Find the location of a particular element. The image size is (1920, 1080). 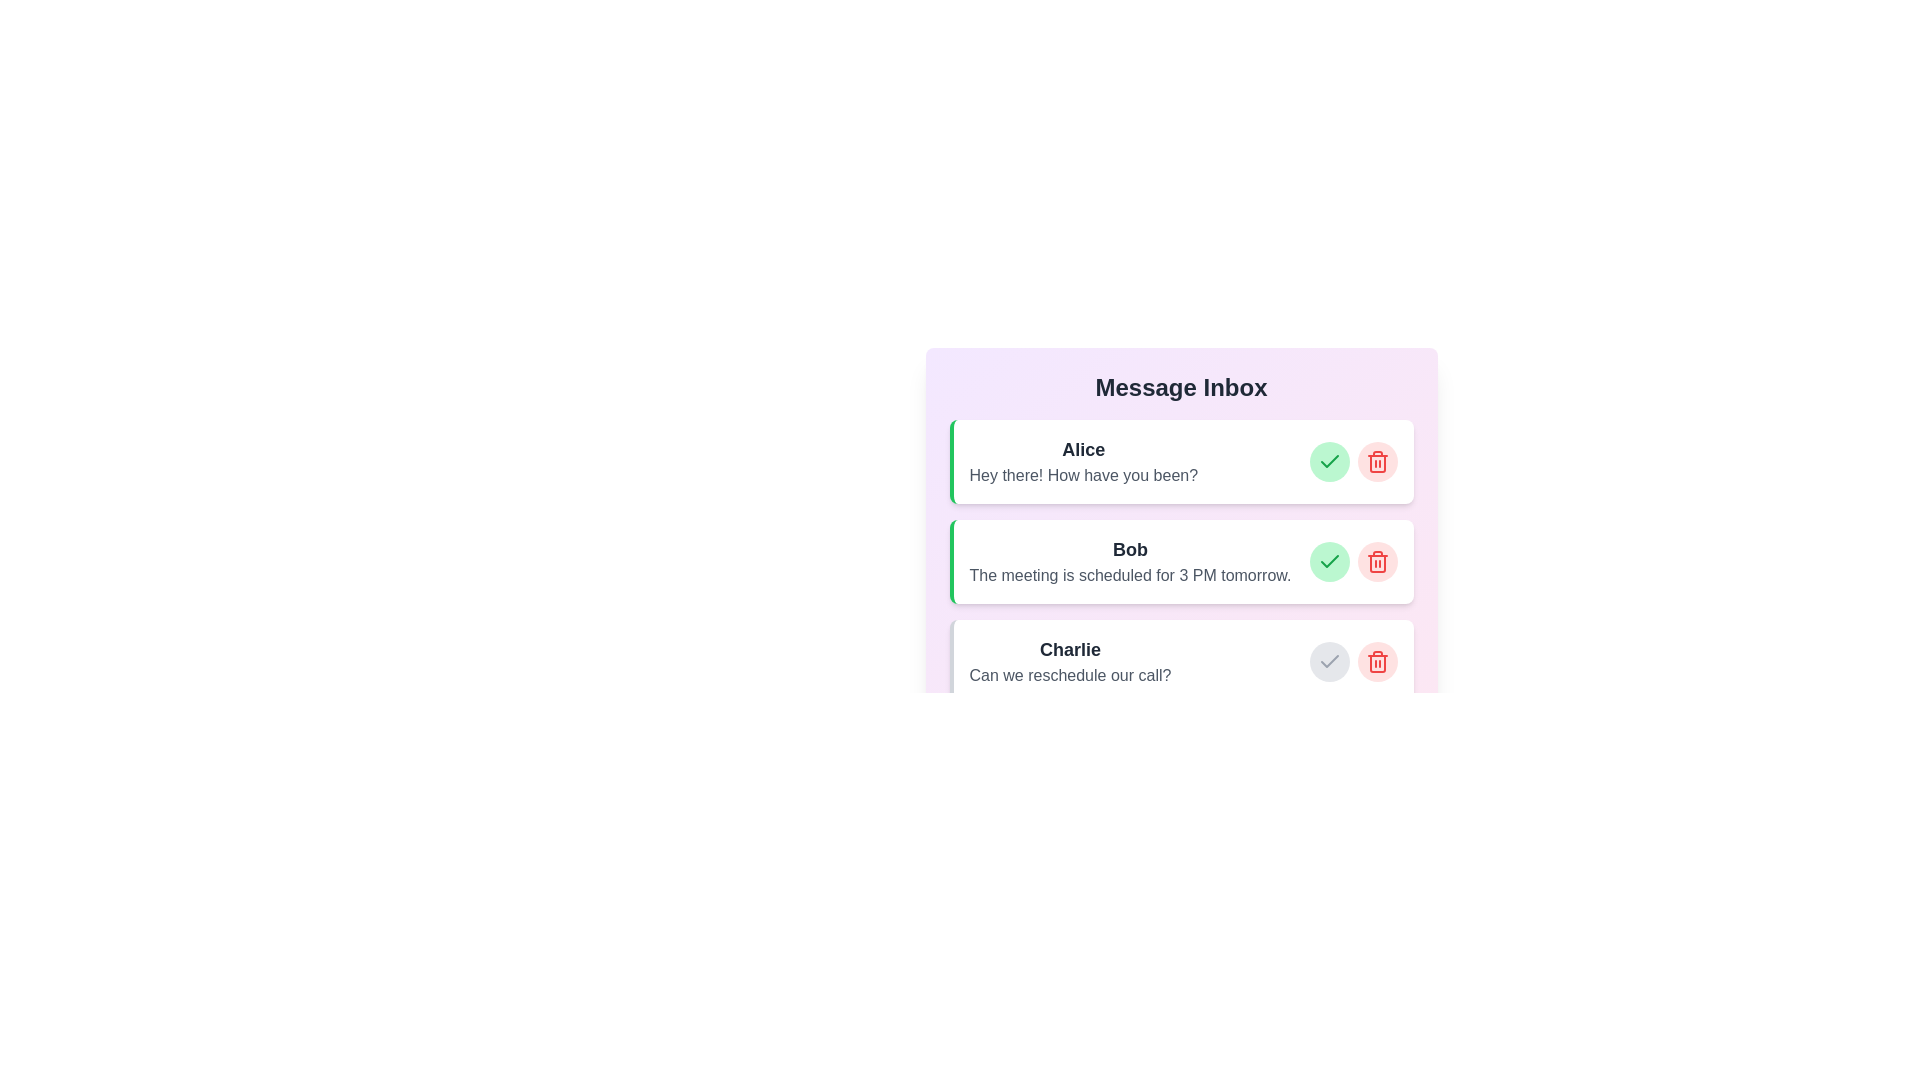

the trash button associated with the message to delete it is located at coordinates (1376, 462).